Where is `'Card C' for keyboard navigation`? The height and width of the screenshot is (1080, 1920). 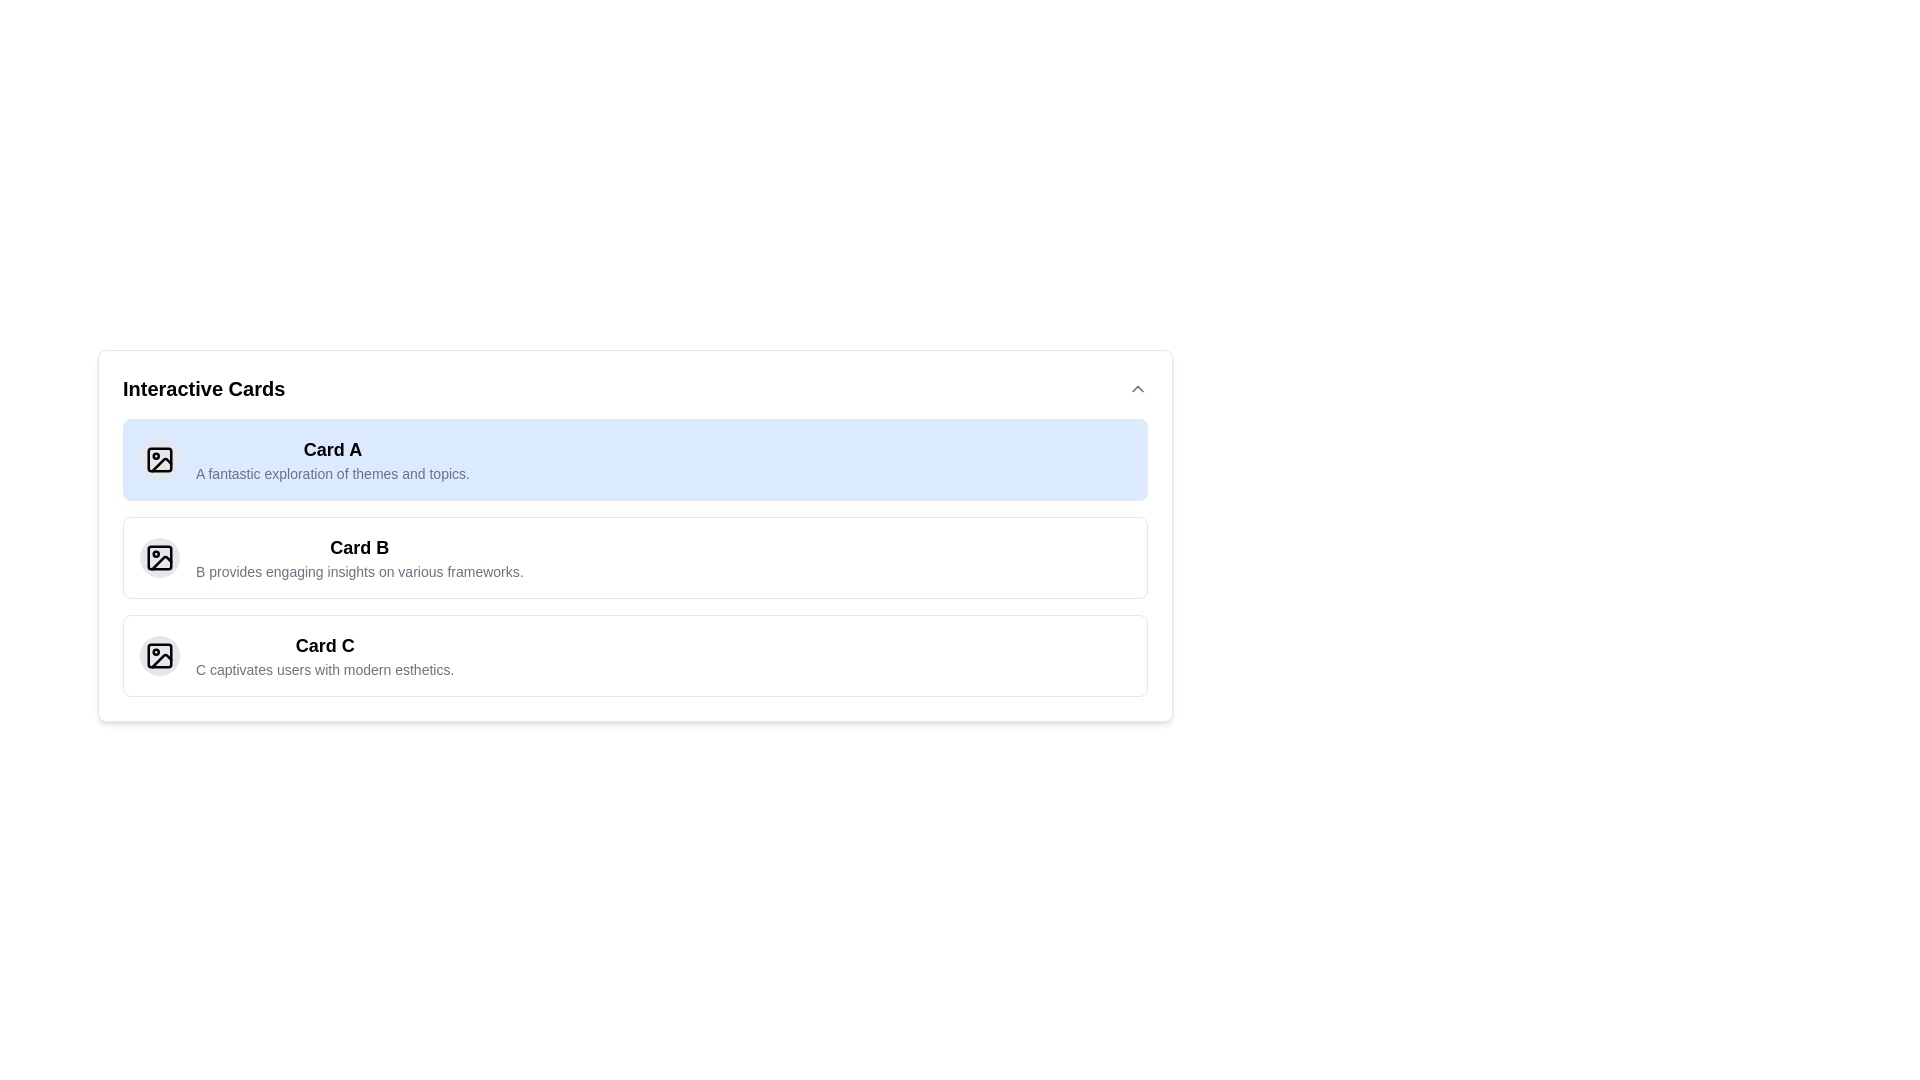 'Card C' for keyboard navigation is located at coordinates (634, 655).